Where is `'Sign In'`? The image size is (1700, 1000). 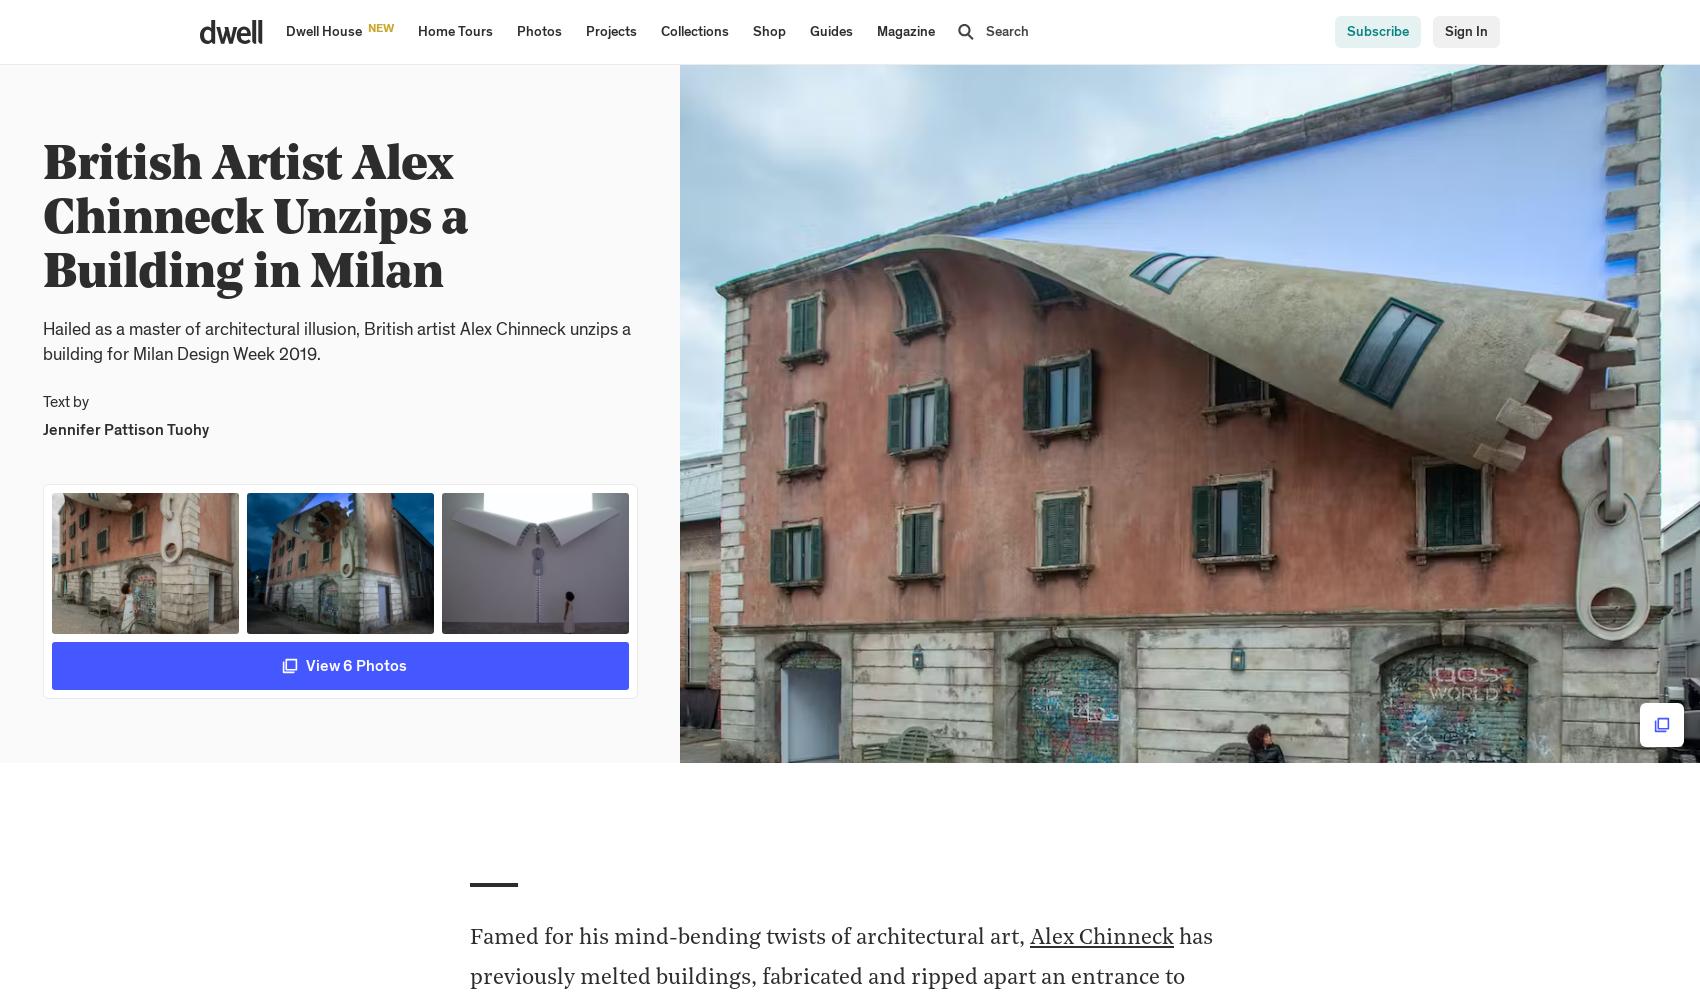
'Sign In' is located at coordinates (1465, 32).